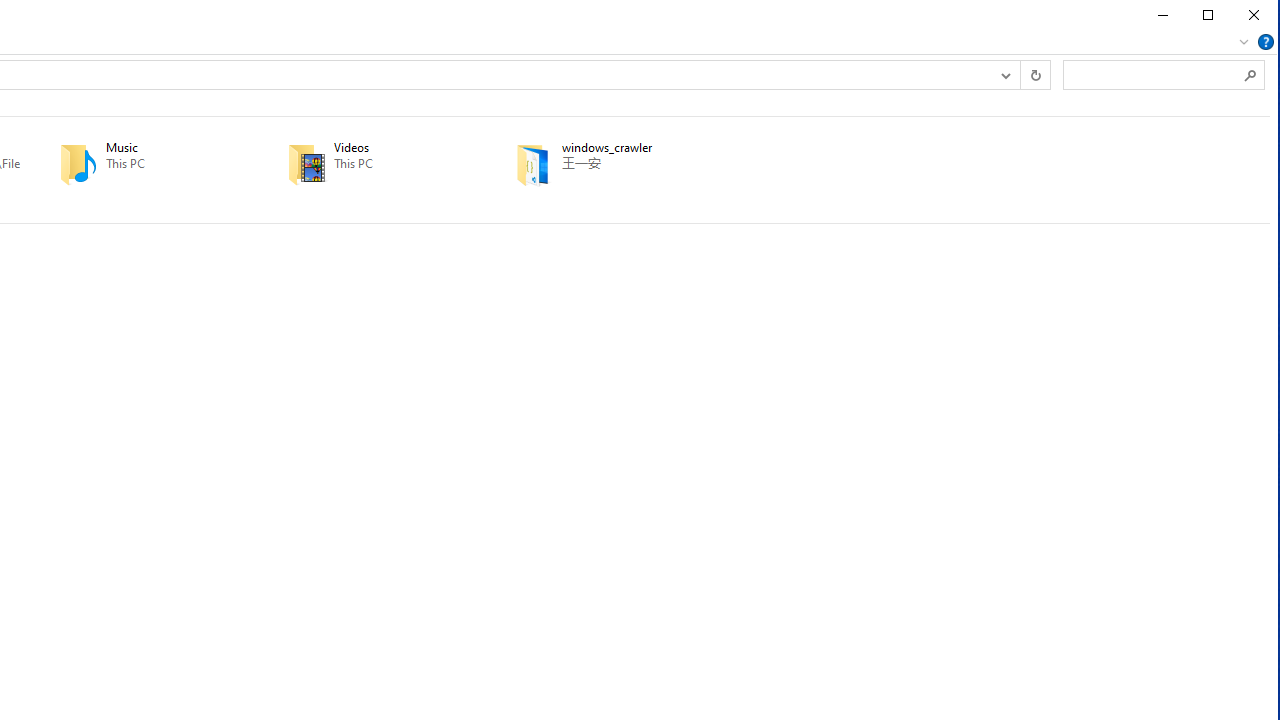  Describe the element at coordinates (1161, 15) in the screenshot. I see `'Minimize'` at that location.